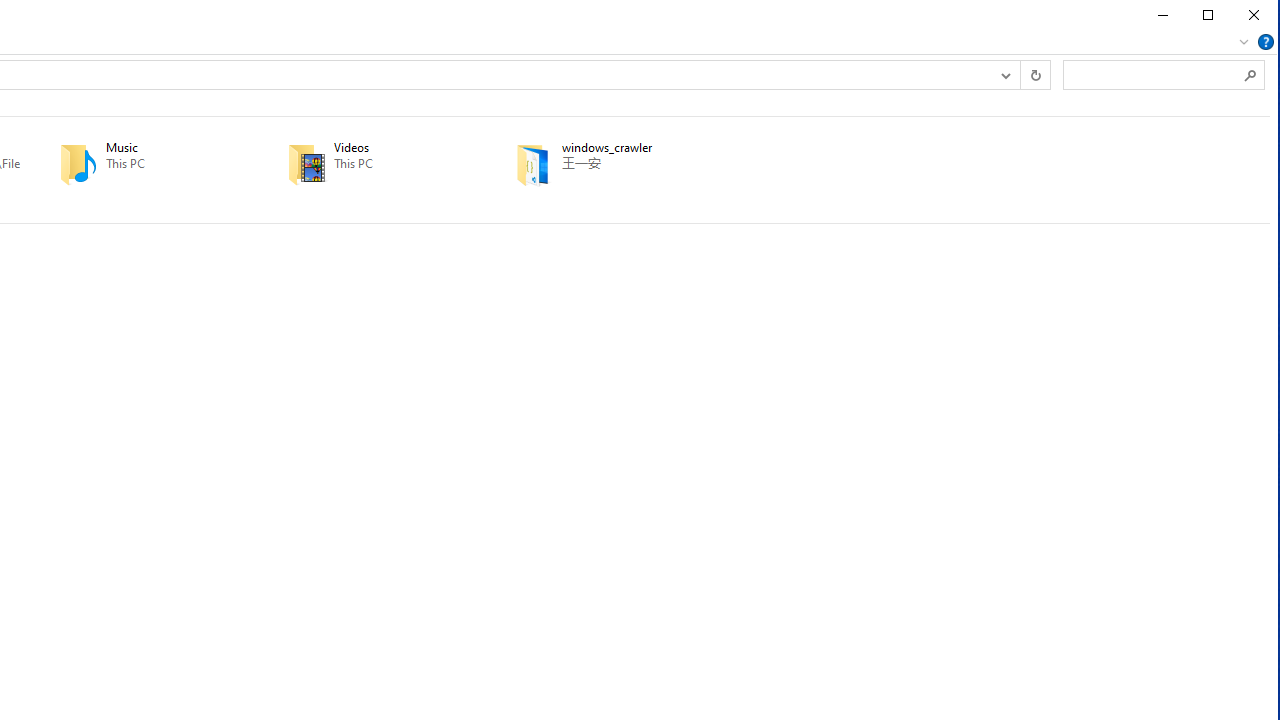  Describe the element at coordinates (1161, 15) in the screenshot. I see `'Minimize'` at that location.